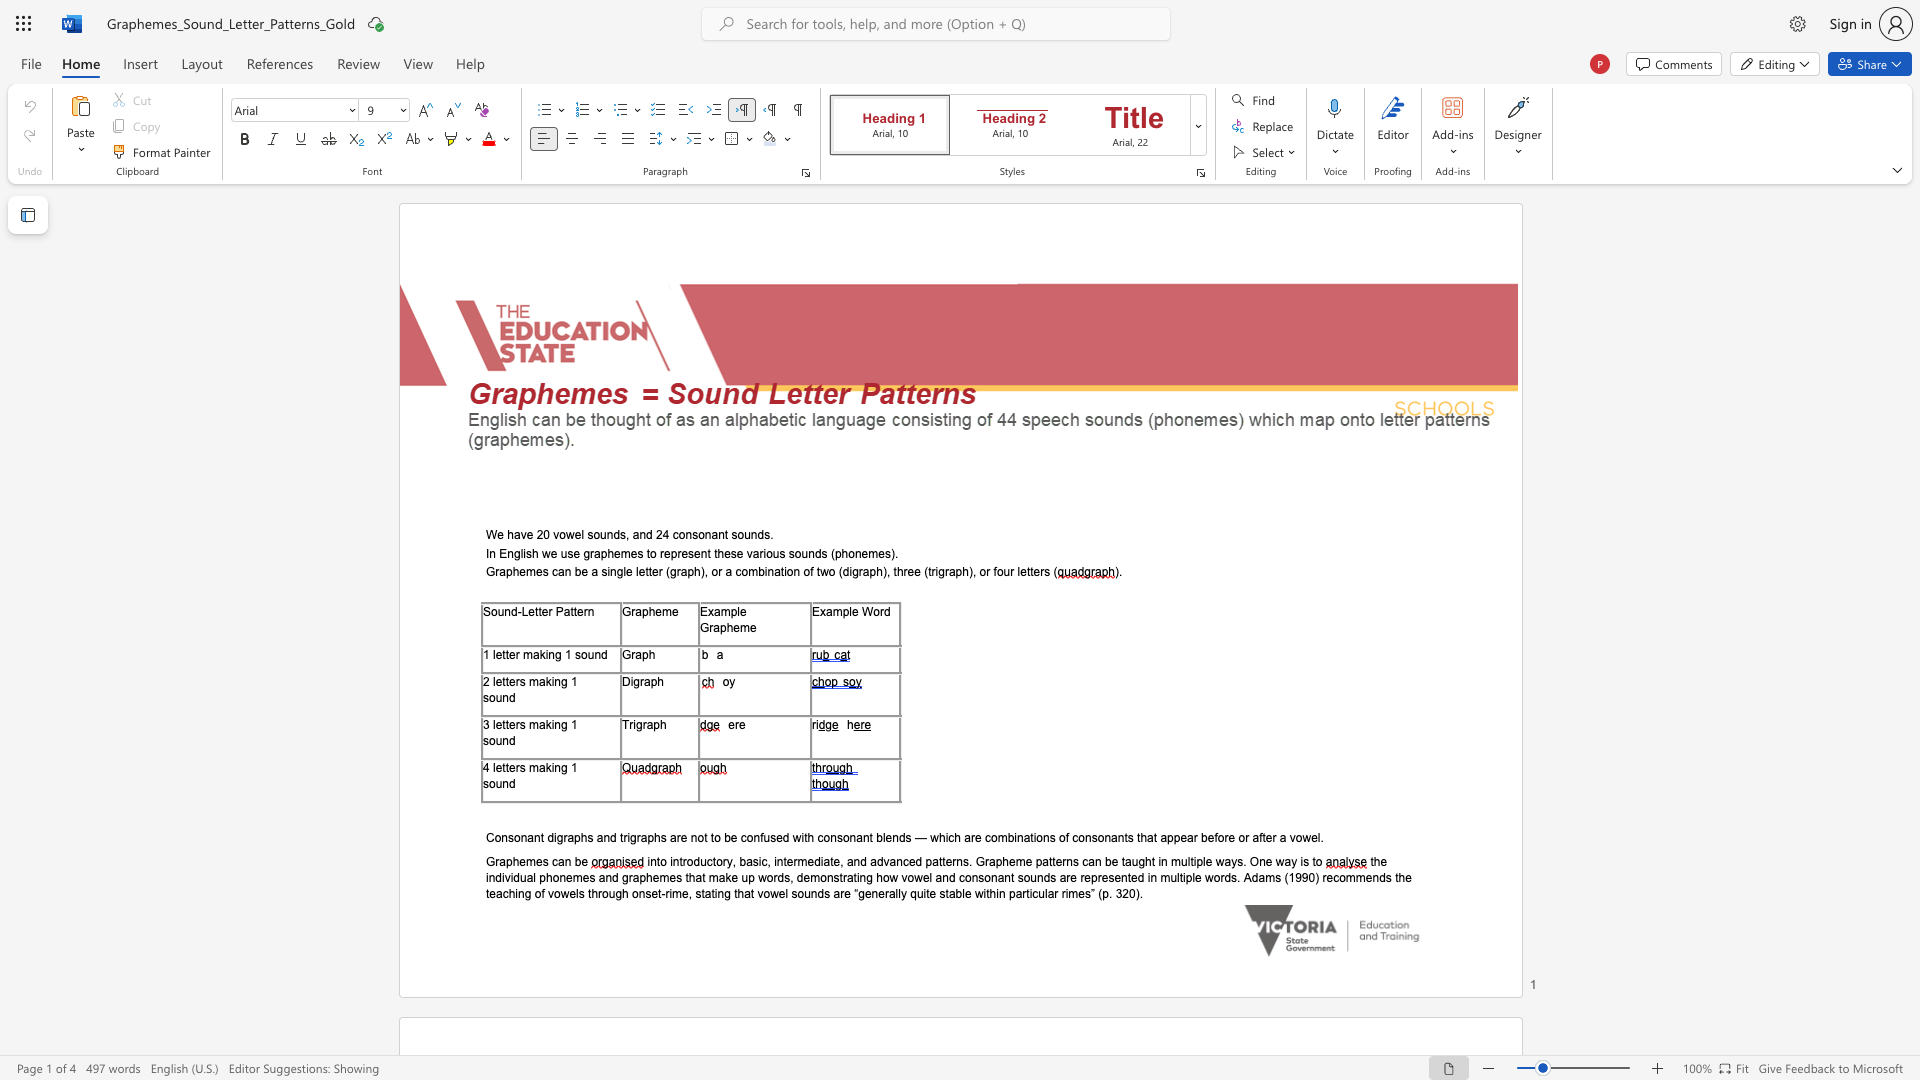  What do you see at coordinates (497, 534) in the screenshot?
I see `the subset text "e have 20 vowel sounds, and 2" within the text "We have 20 vowel sounds, and 24 consonant sounds."` at bounding box center [497, 534].